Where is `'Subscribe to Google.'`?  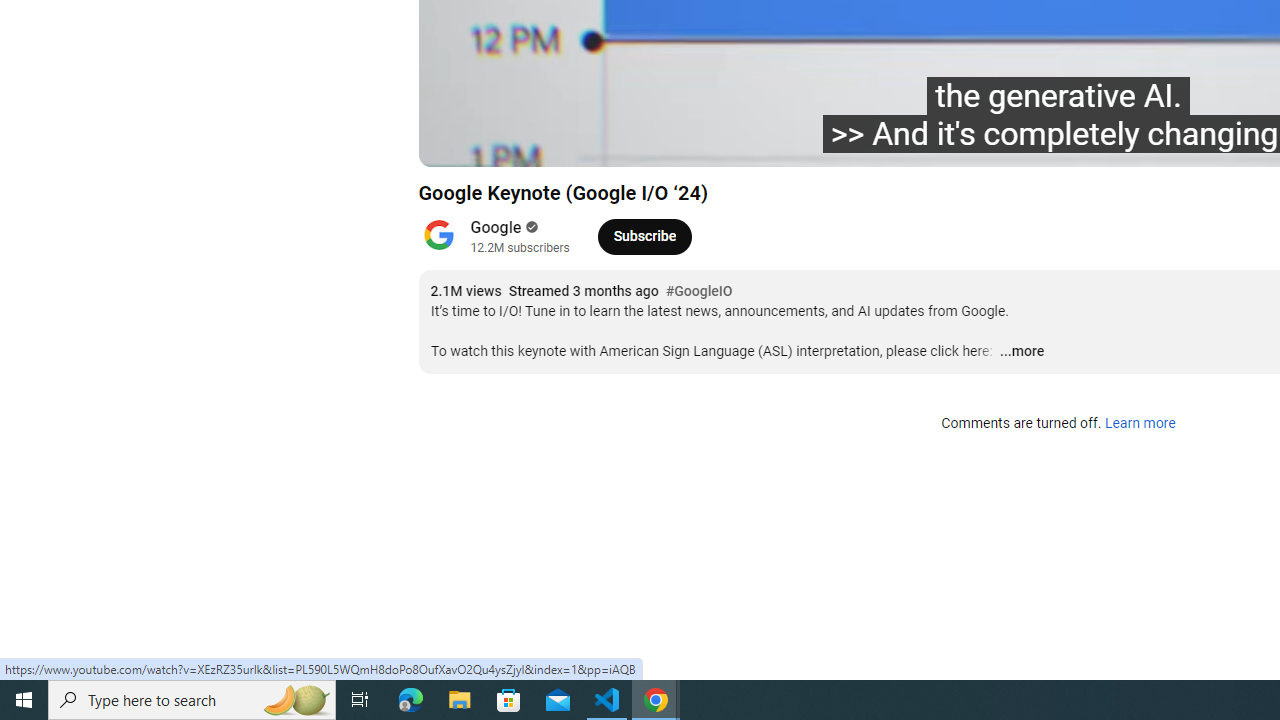 'Subscribe to Google.' is located at coordinates (644, 235).